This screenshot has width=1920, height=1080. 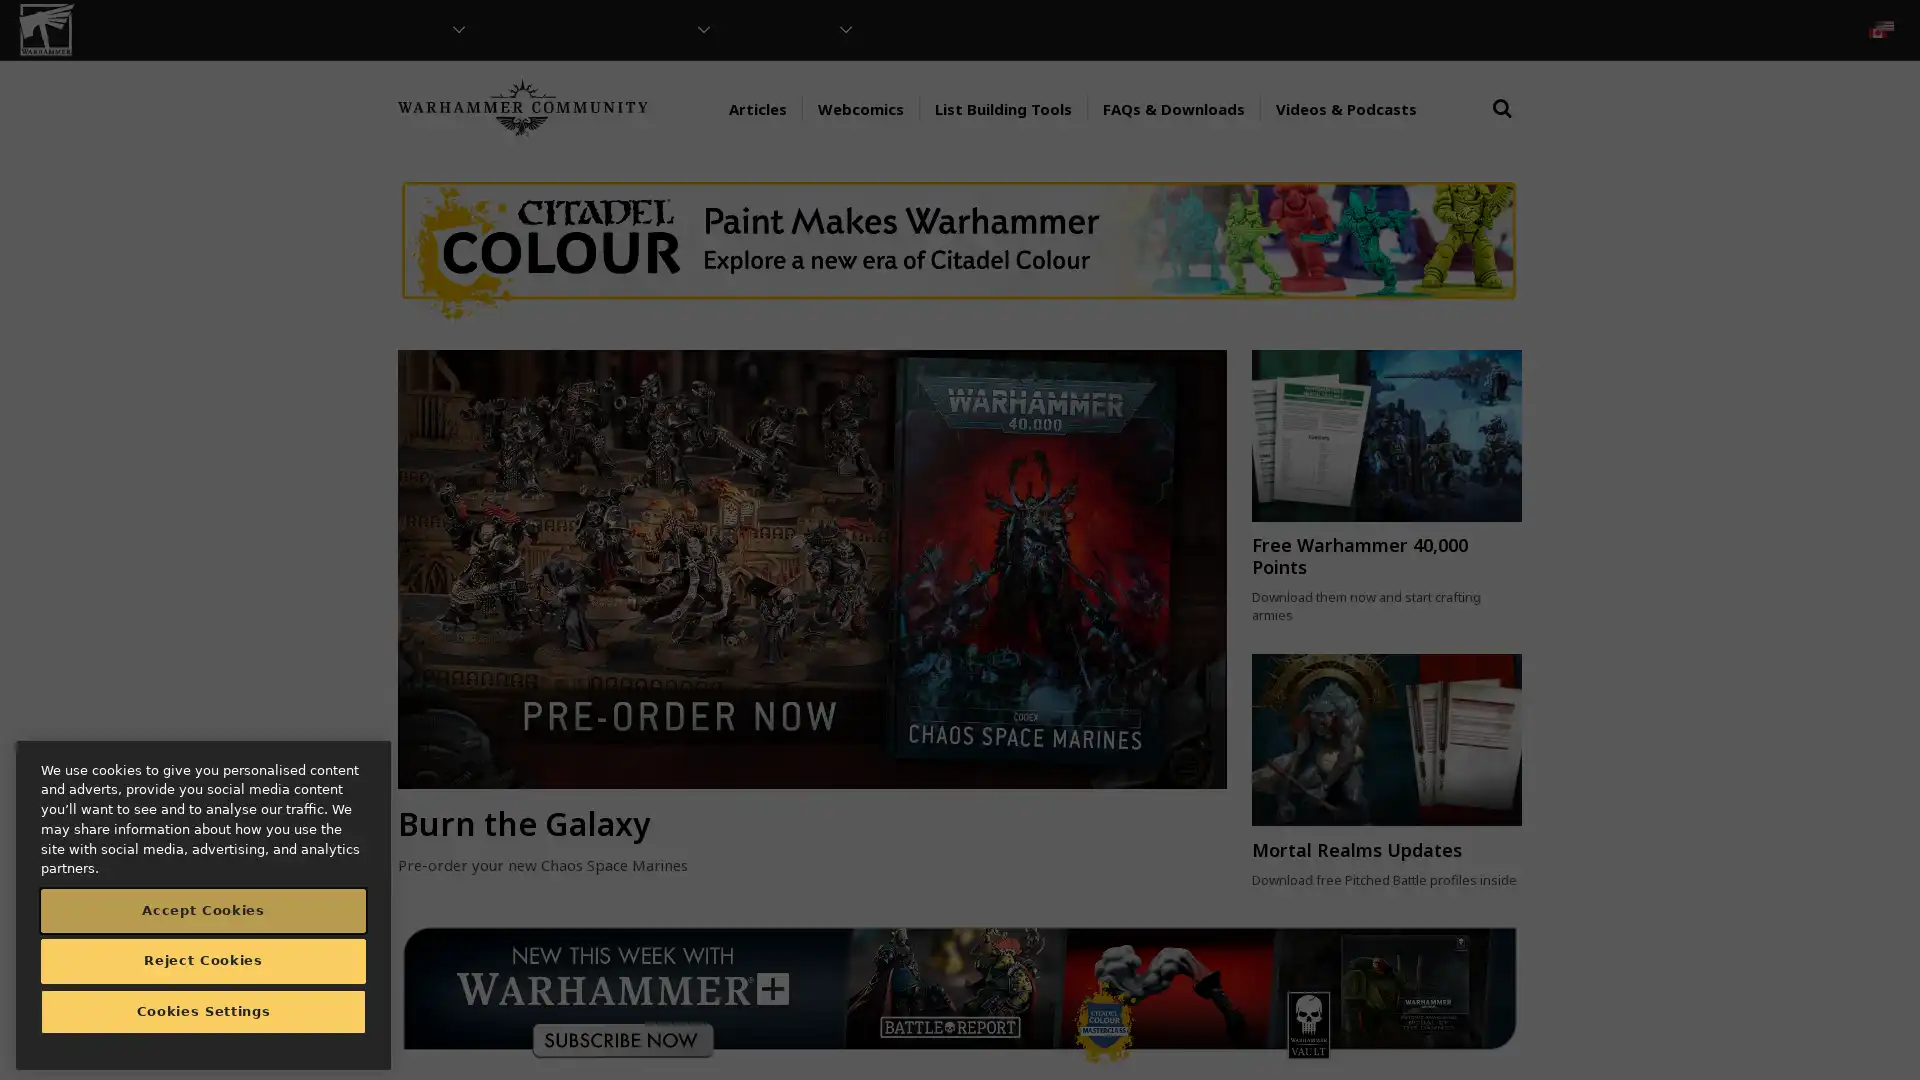 What do you see at coordinates (203, 959) in the screenshot?
I see `Reject Cookies` at bounding box center [203, 959].